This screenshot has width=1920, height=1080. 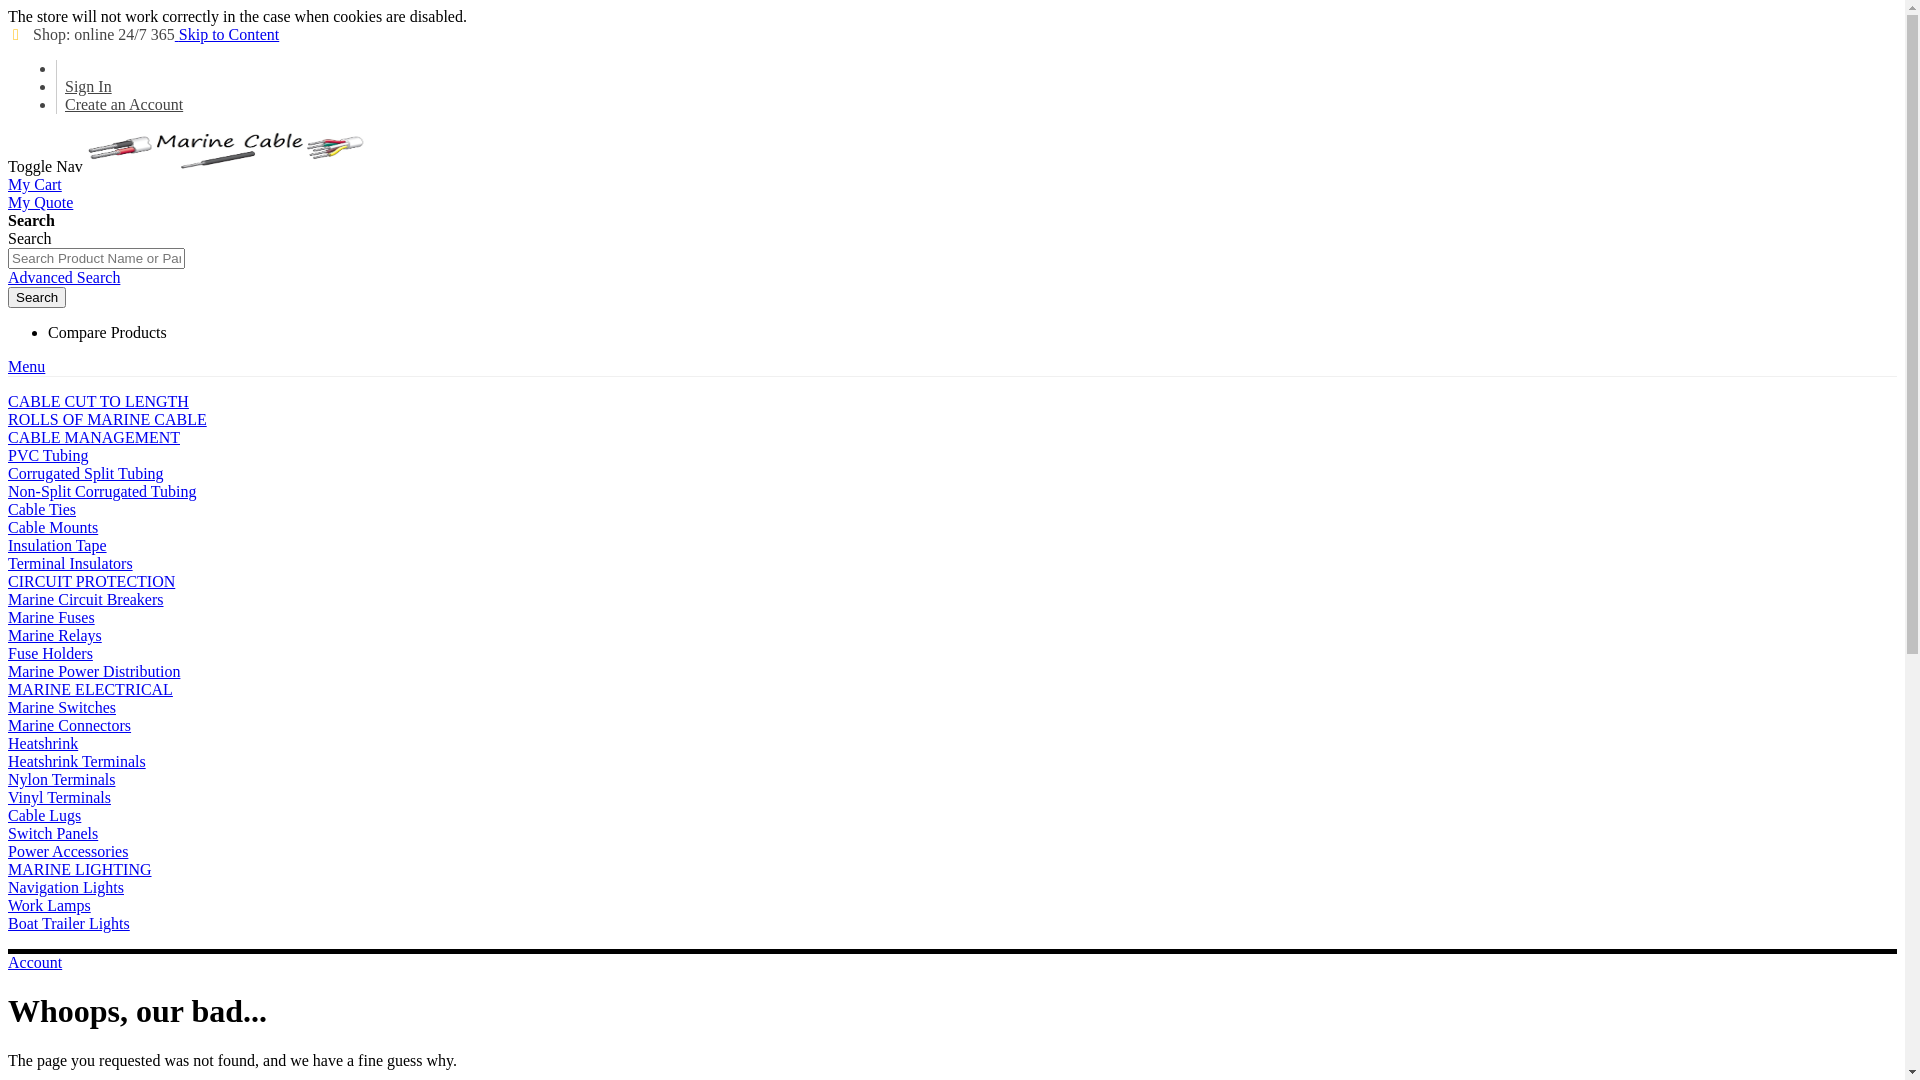 What do you see at coordinates (52, 833) in the screenshot?
I see `'Switch Panels'` at bounding box center [52, 833].